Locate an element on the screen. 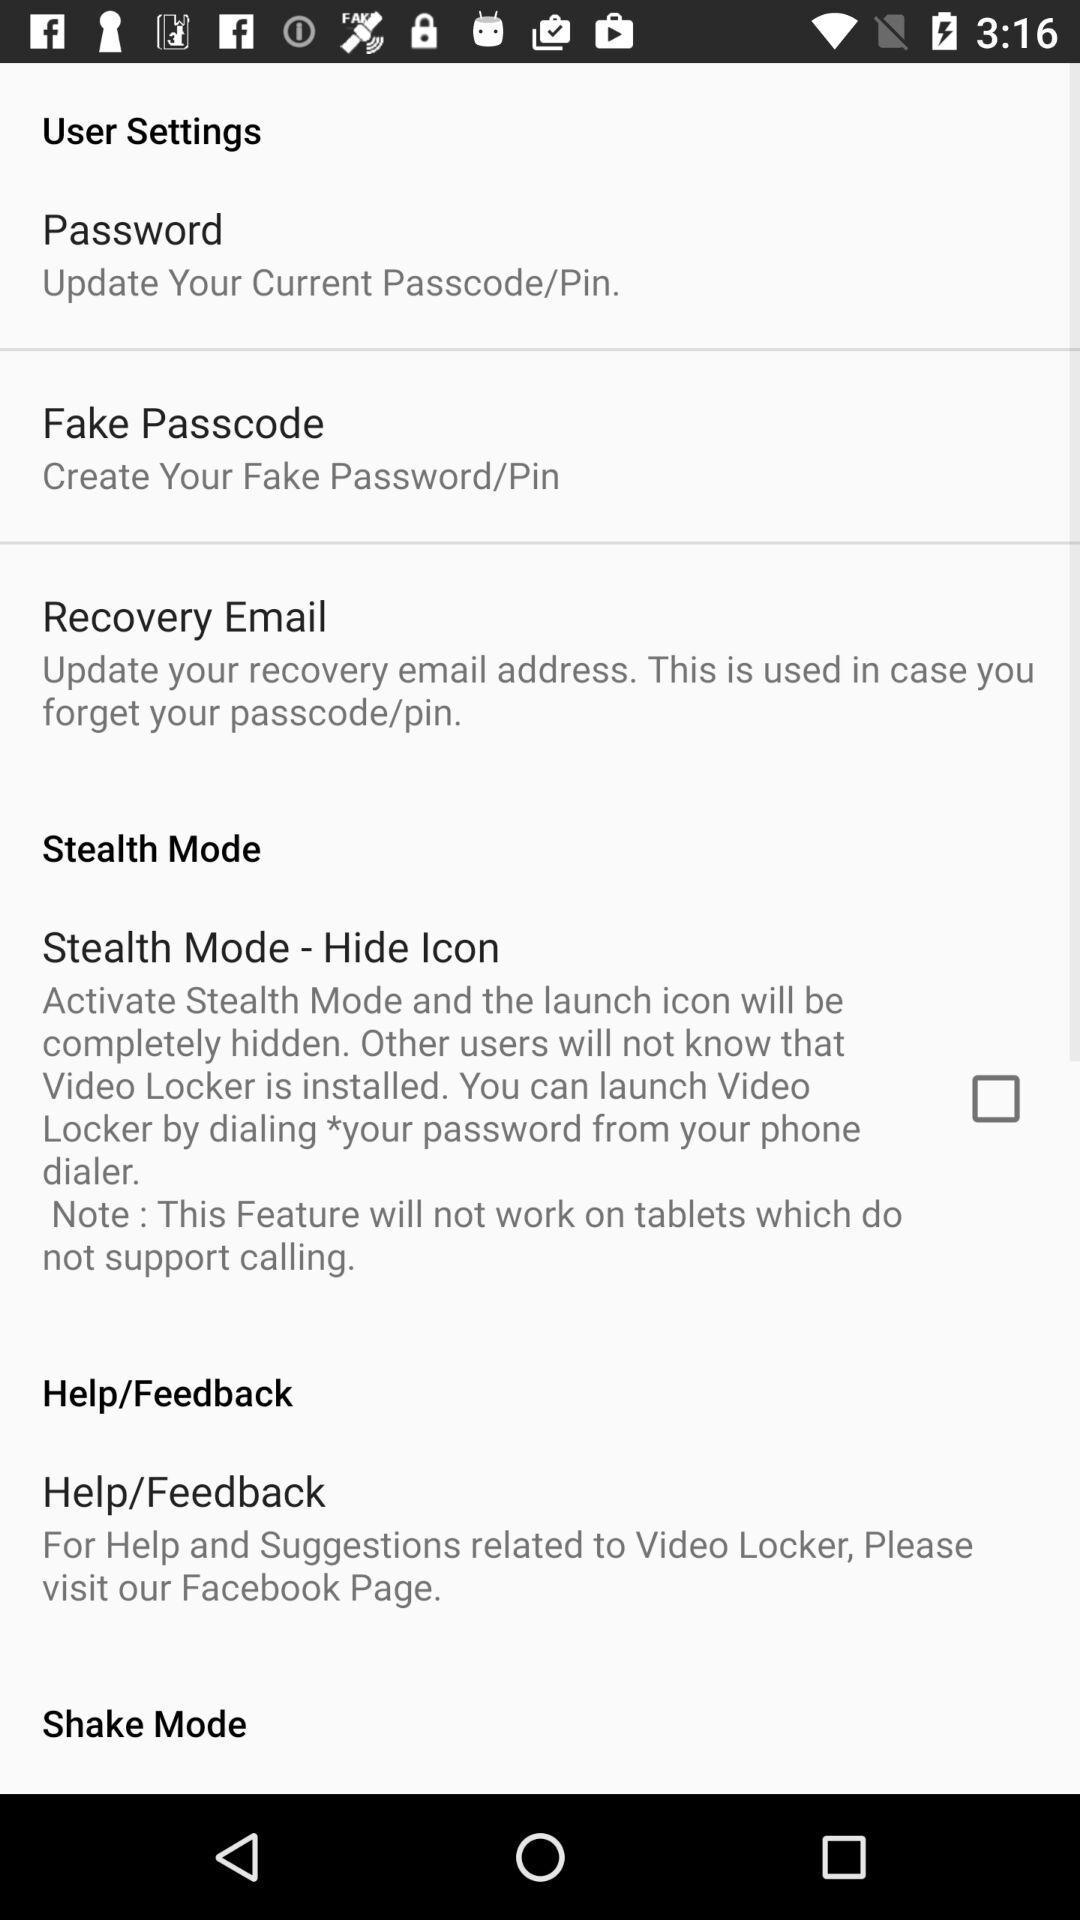 This screenshot has height=1920, width=1080. item above the shake mode is located at coordinates (540, 1563).